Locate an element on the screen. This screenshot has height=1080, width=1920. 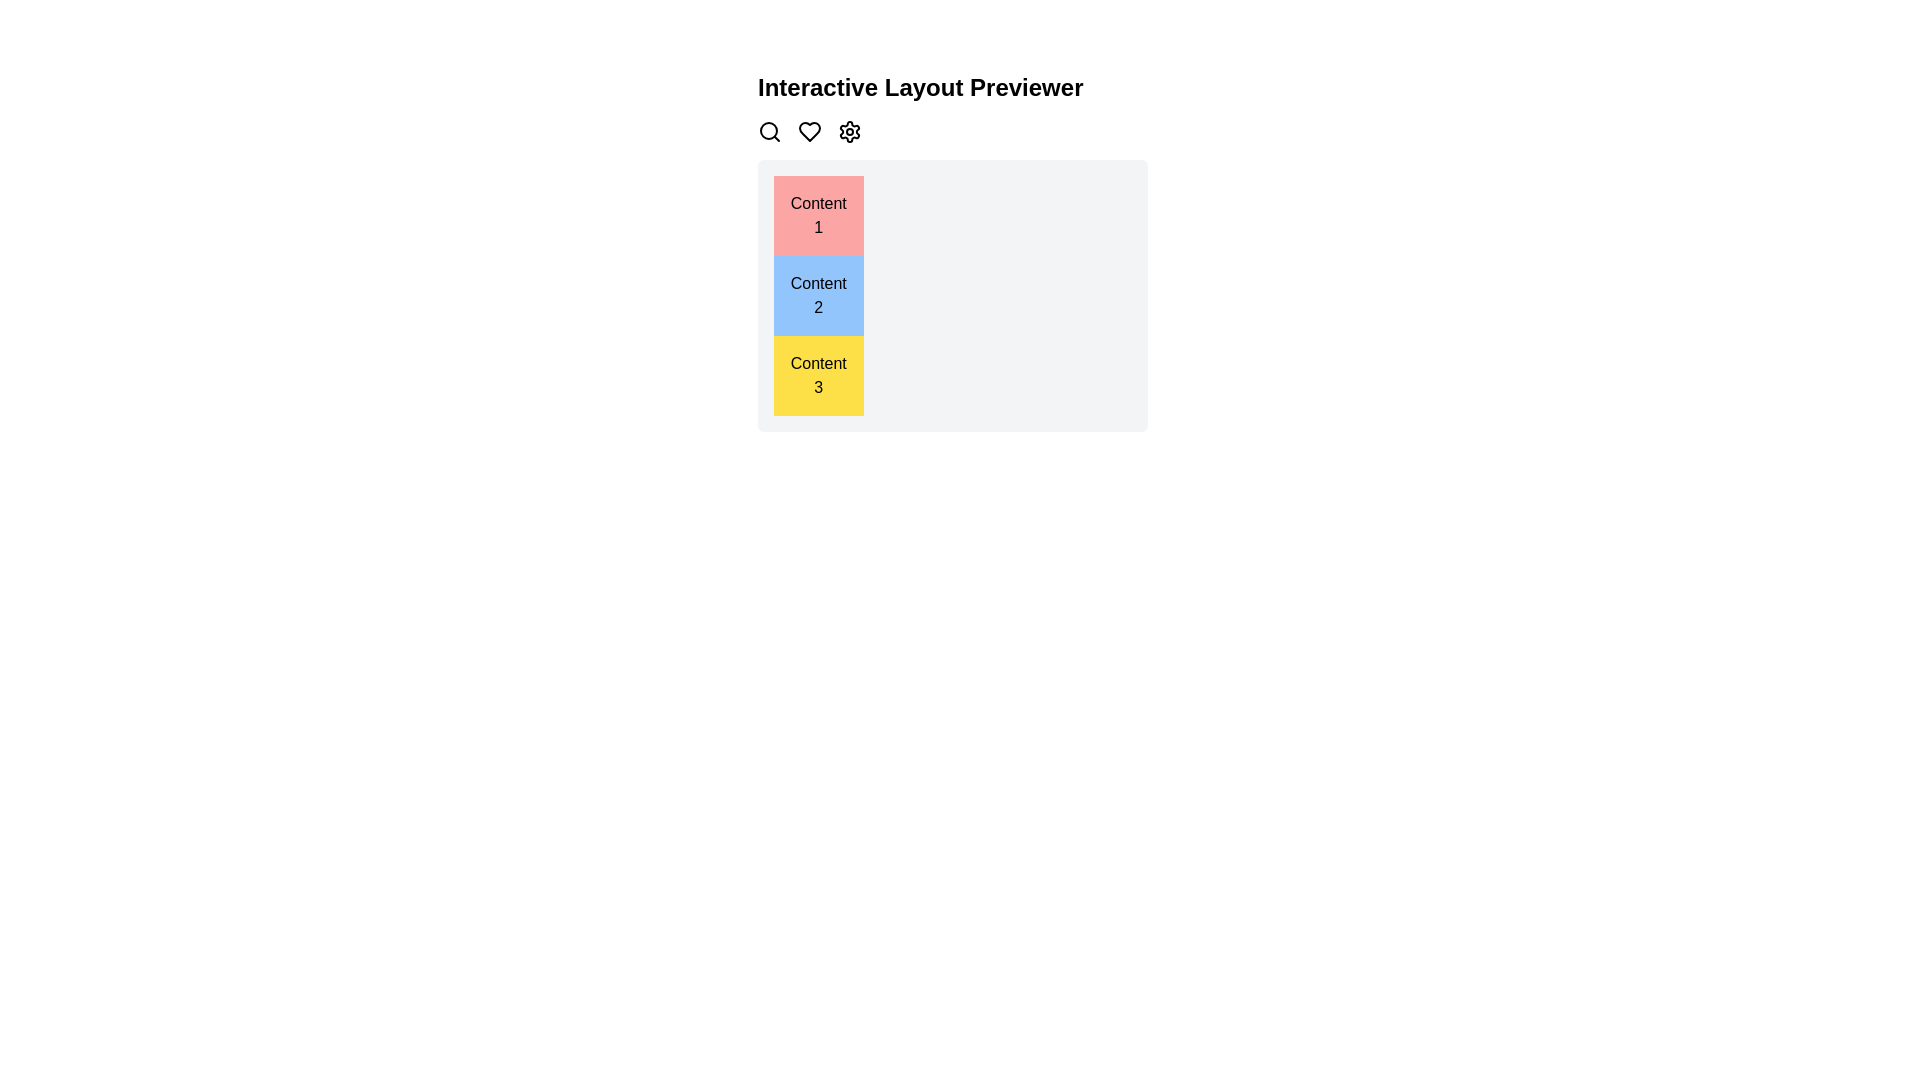
the settings icon located at the top right section of the interface, next to the heart icon is located at coordinates (849, 131).